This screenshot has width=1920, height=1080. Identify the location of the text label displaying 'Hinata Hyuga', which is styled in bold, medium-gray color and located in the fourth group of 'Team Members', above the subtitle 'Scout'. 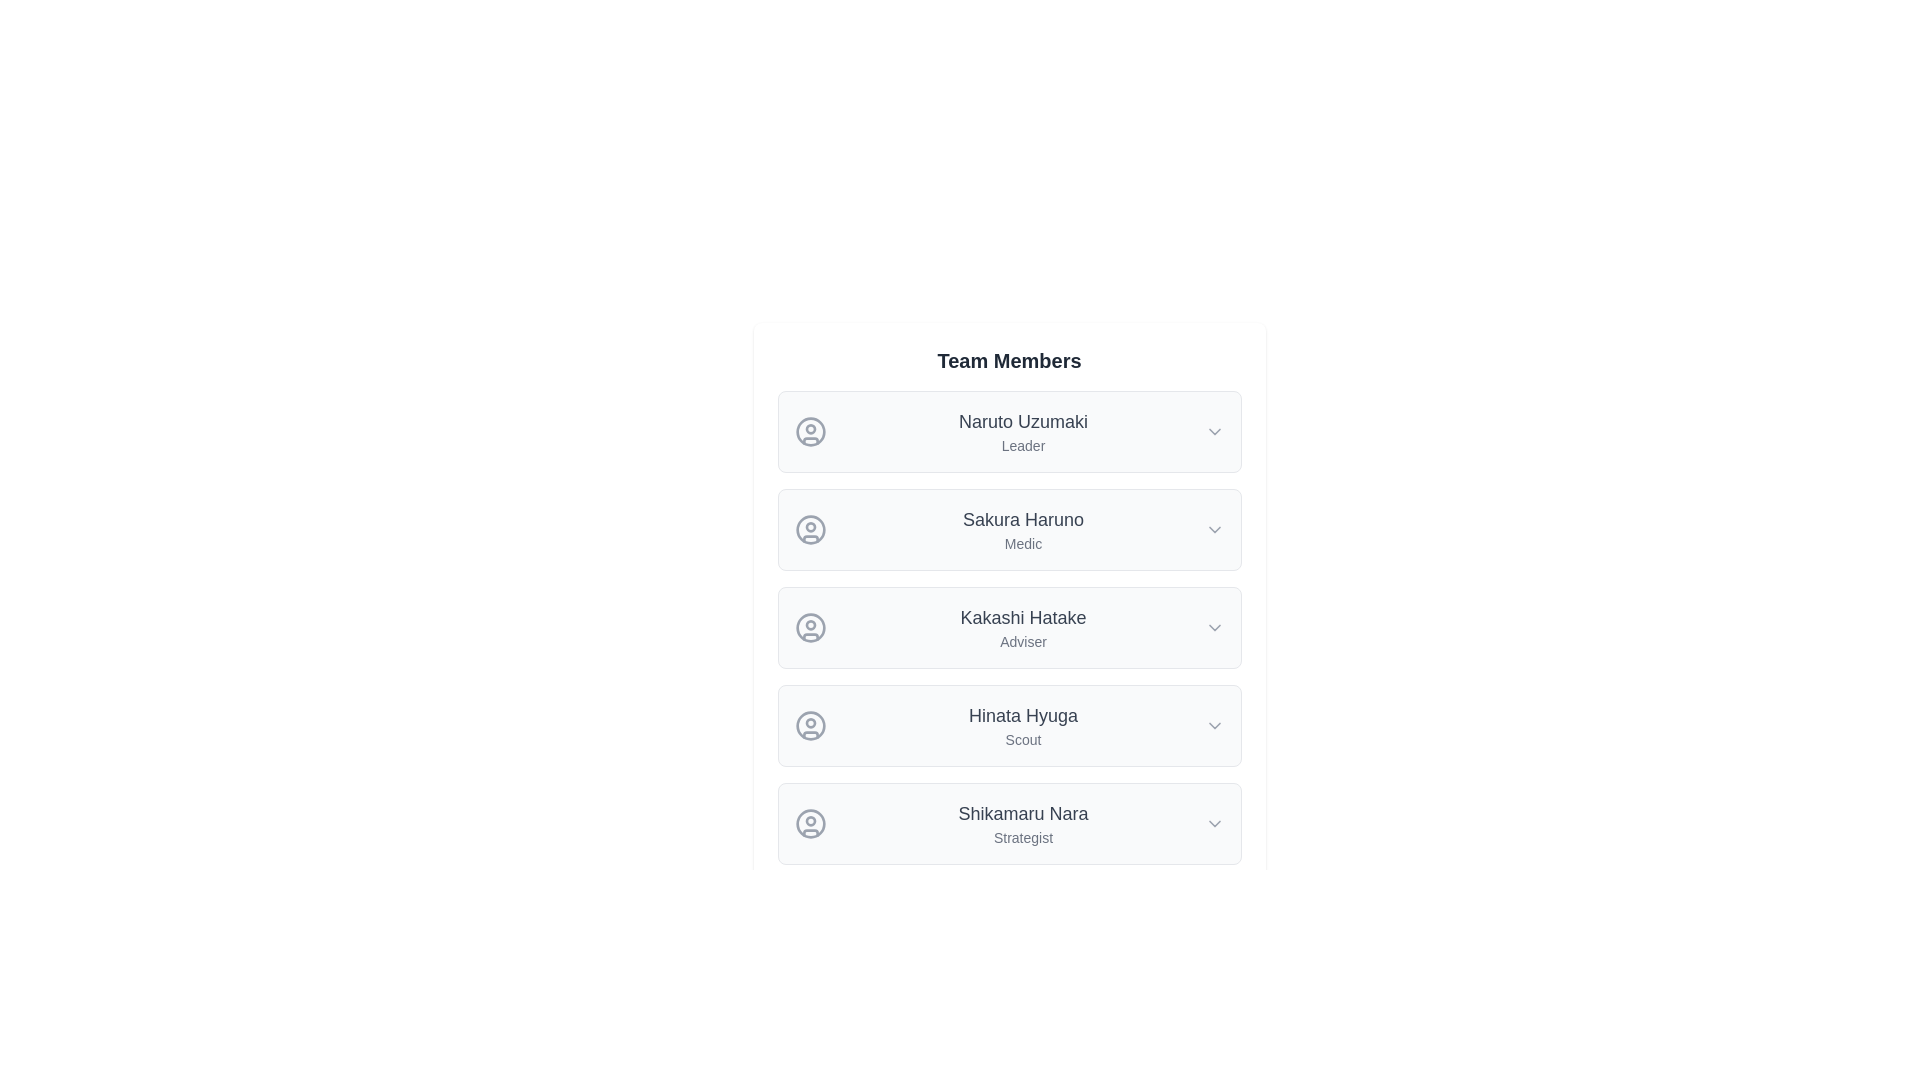
(1023, 715).